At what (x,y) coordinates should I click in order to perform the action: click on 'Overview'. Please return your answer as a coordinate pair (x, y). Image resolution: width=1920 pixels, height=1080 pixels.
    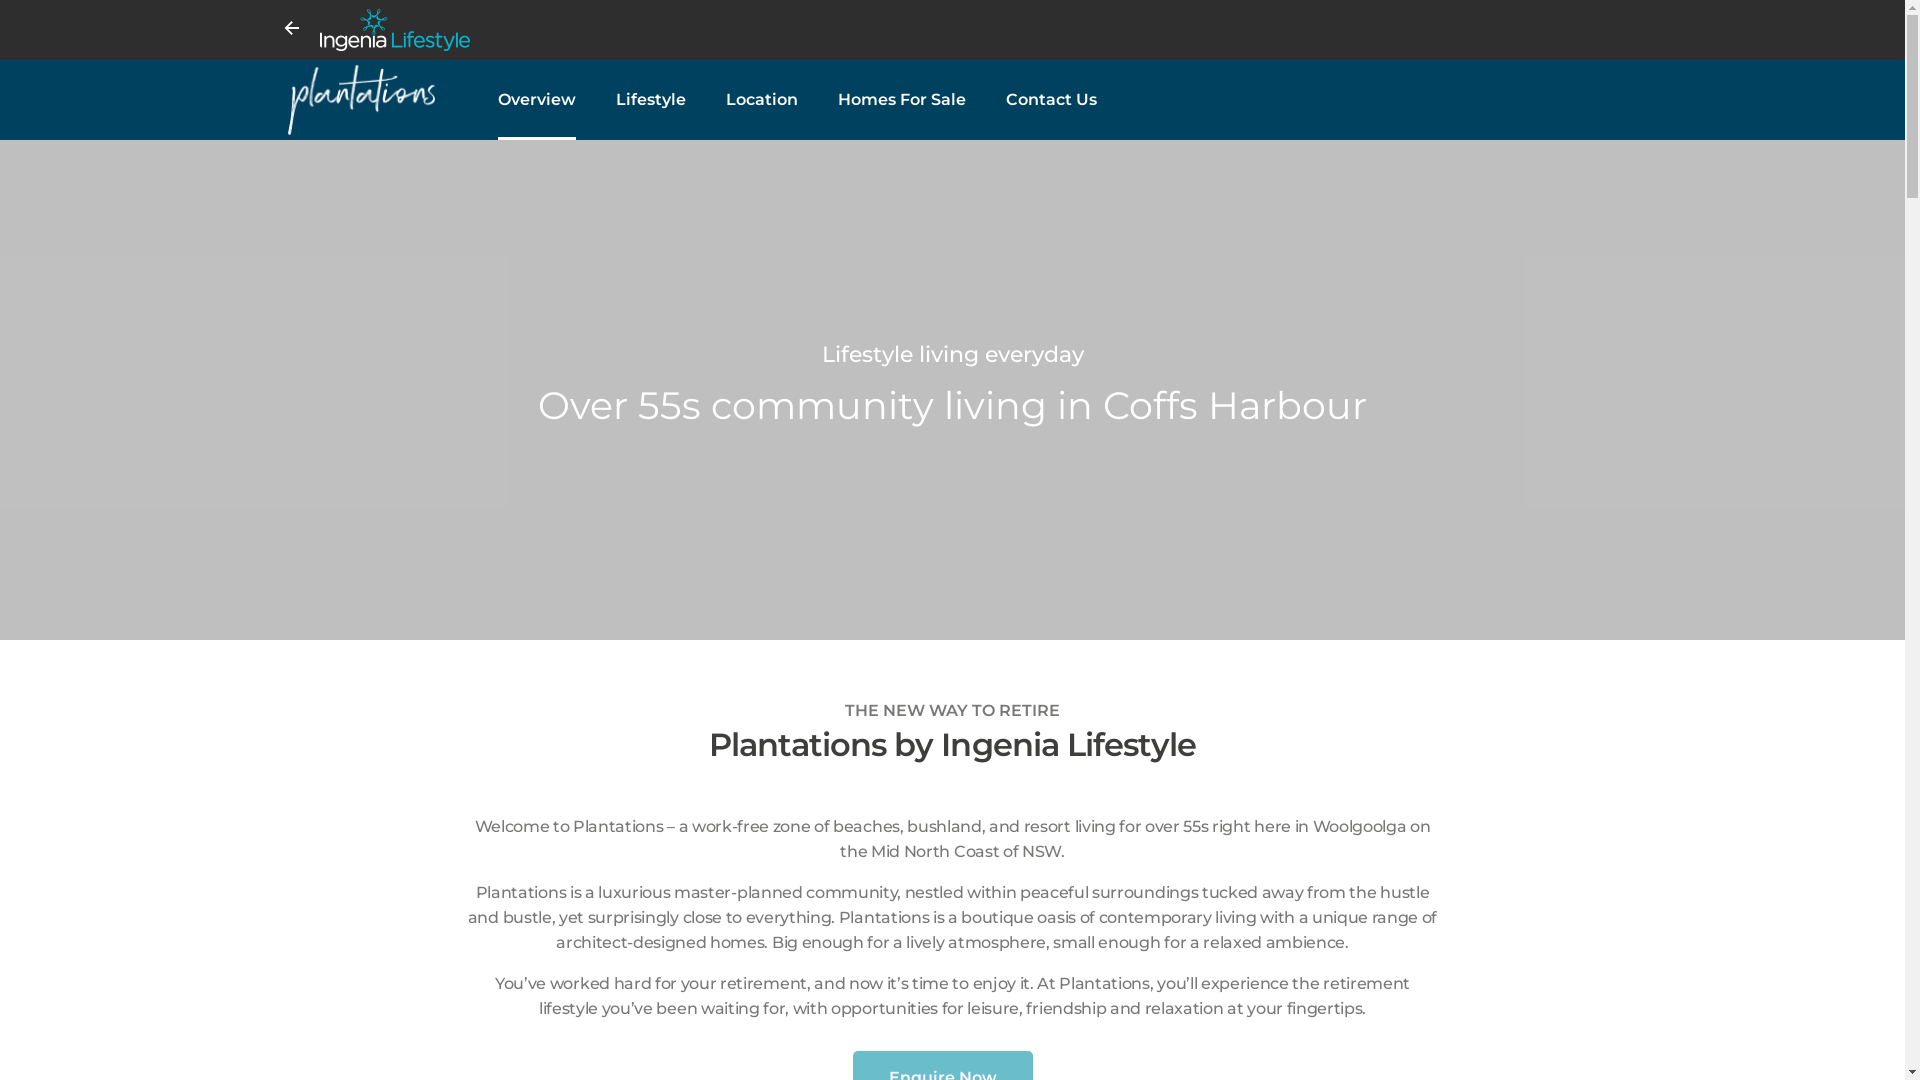
    Looking at the image, I should click on (537, 100).